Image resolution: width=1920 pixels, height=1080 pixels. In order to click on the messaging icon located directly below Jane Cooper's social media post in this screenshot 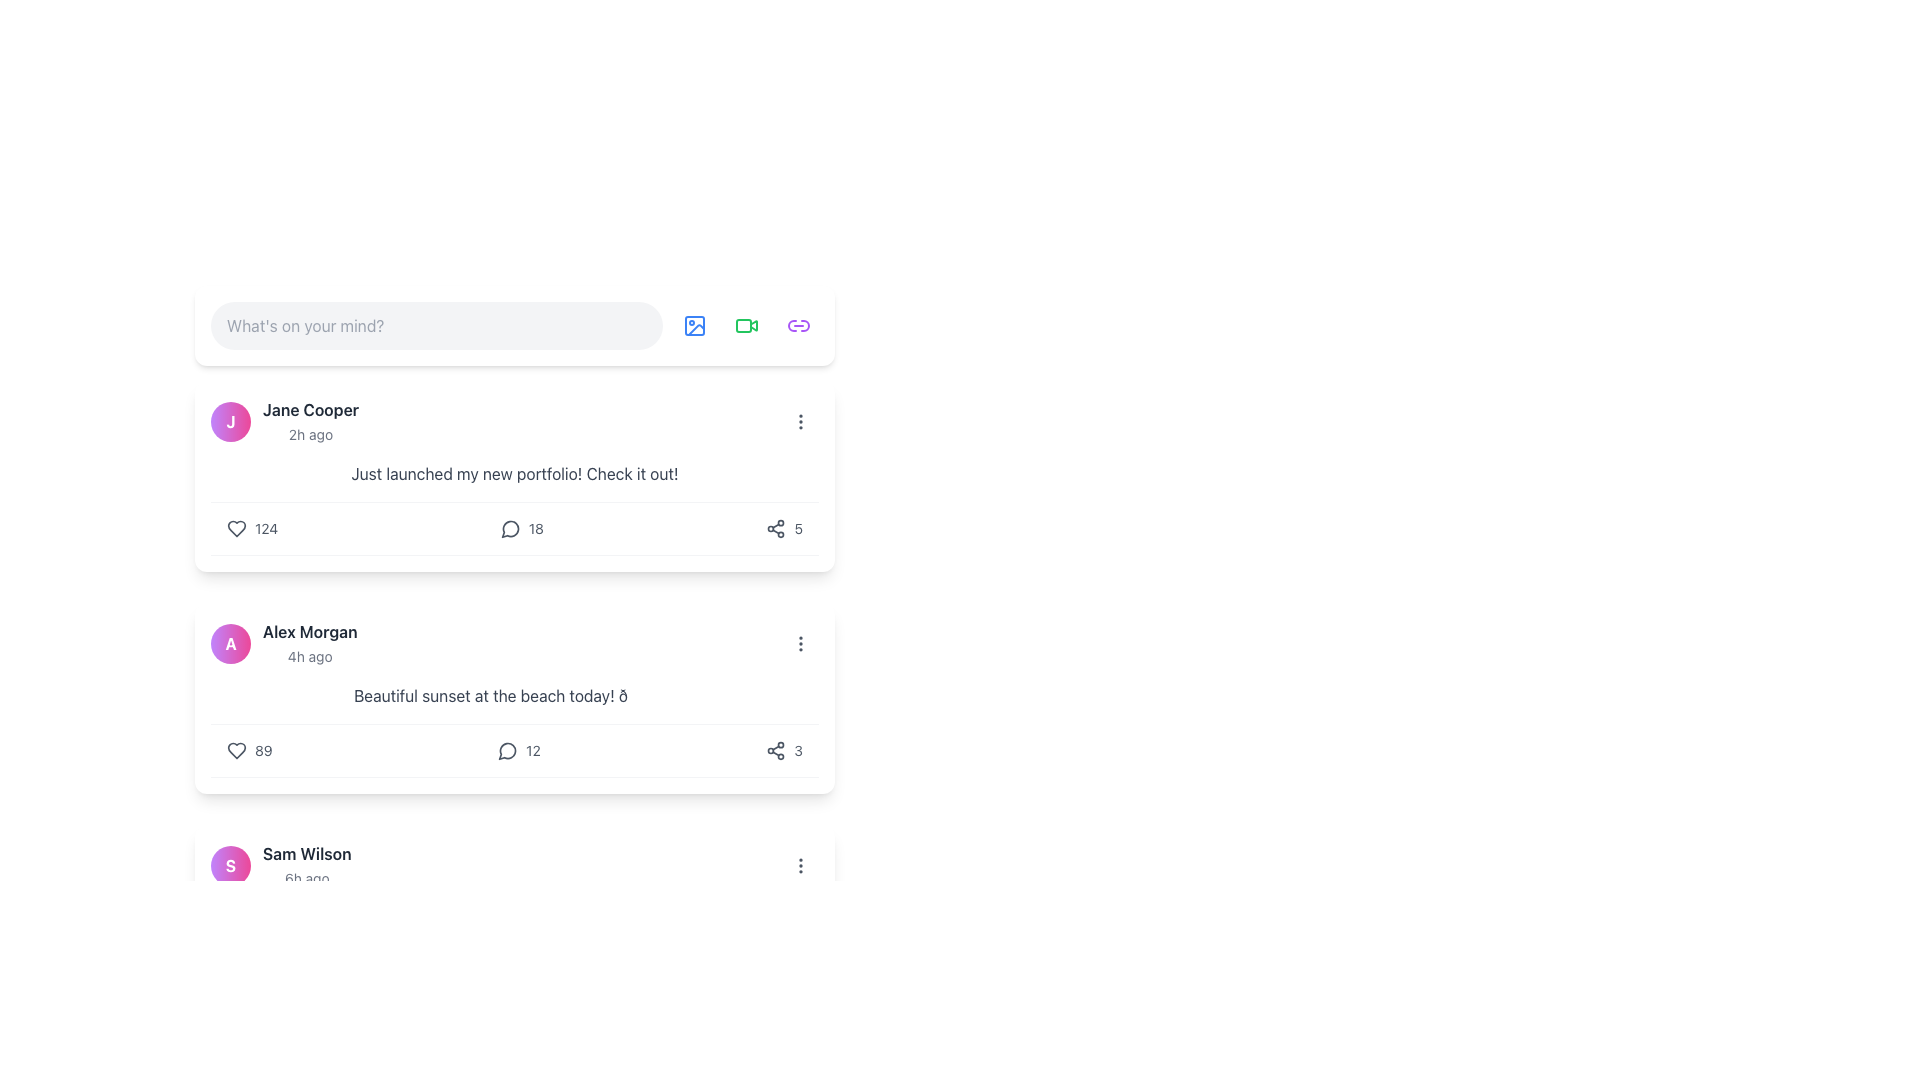, I will do `click(510, 527)`.